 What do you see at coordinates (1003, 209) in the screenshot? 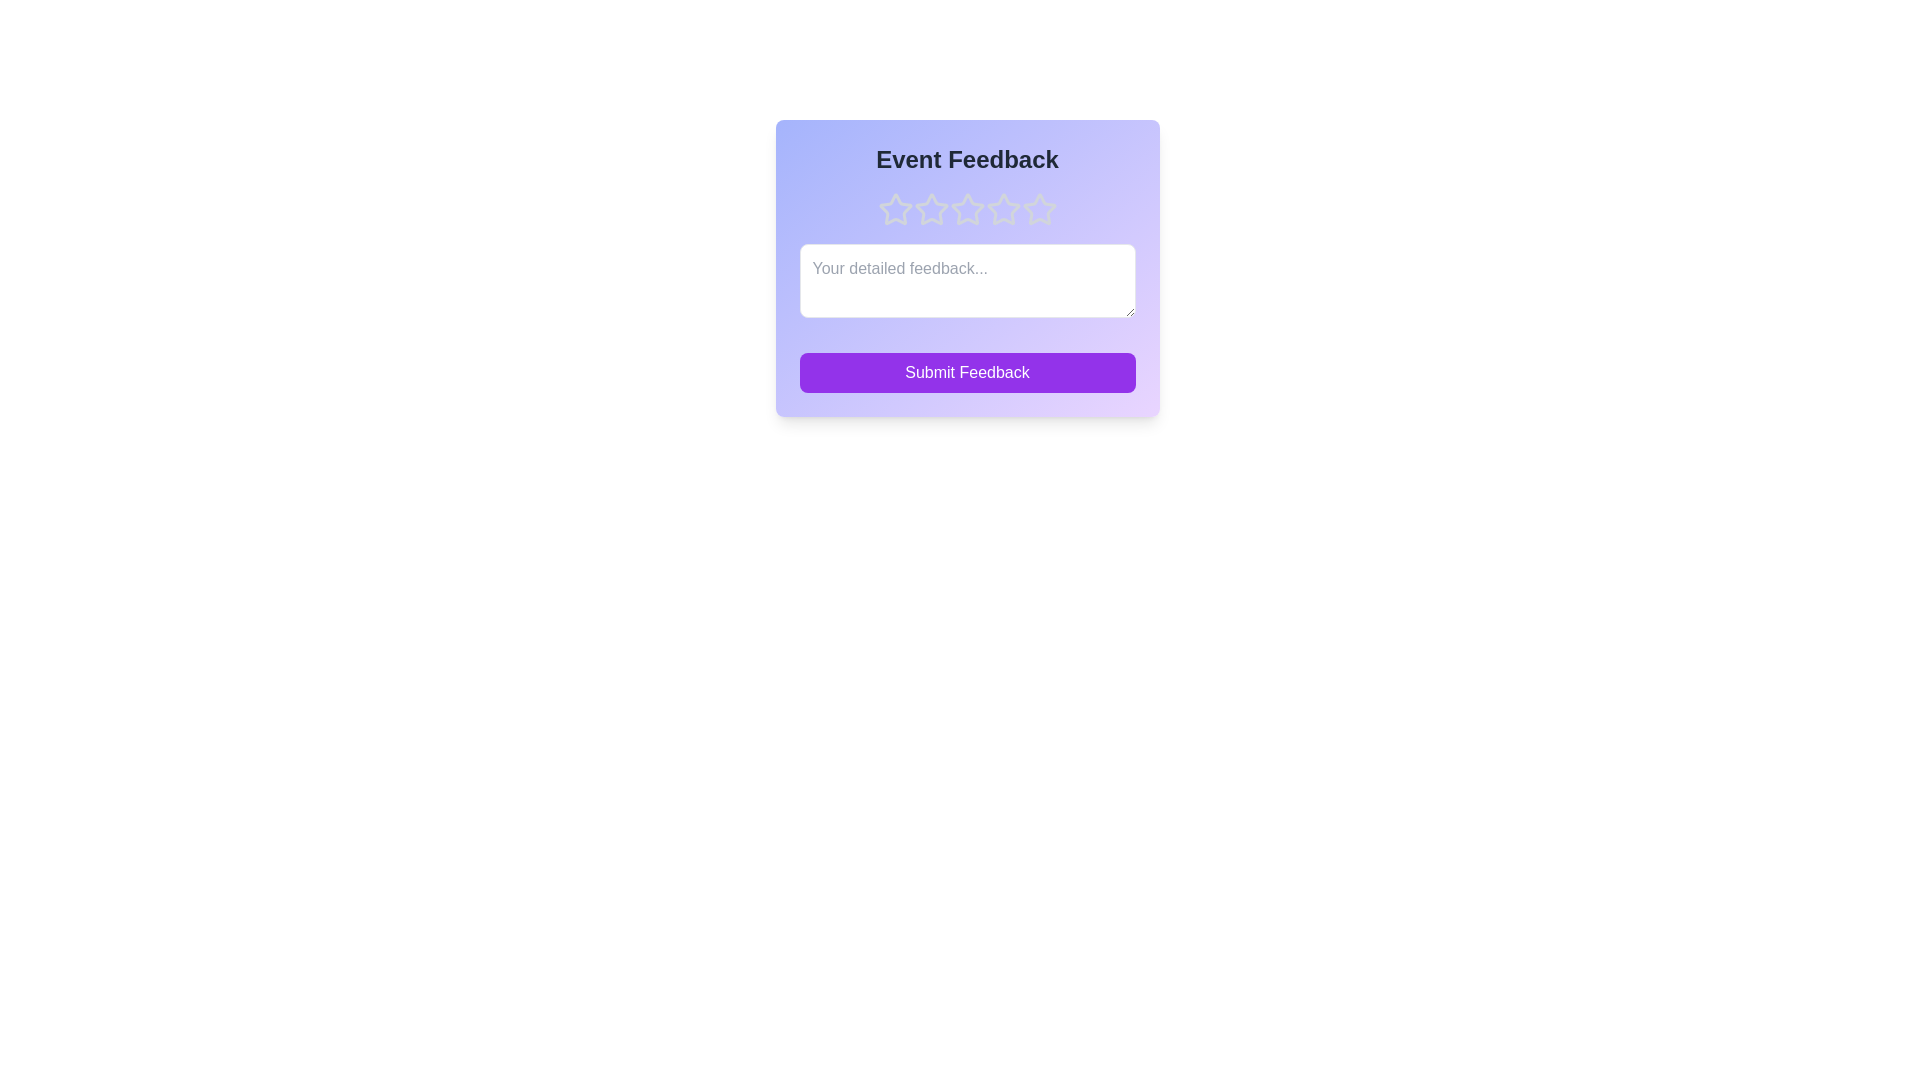
I see `the rating to 4 stars by clicking on the corresponding star` at bounding box center [1003, 209].